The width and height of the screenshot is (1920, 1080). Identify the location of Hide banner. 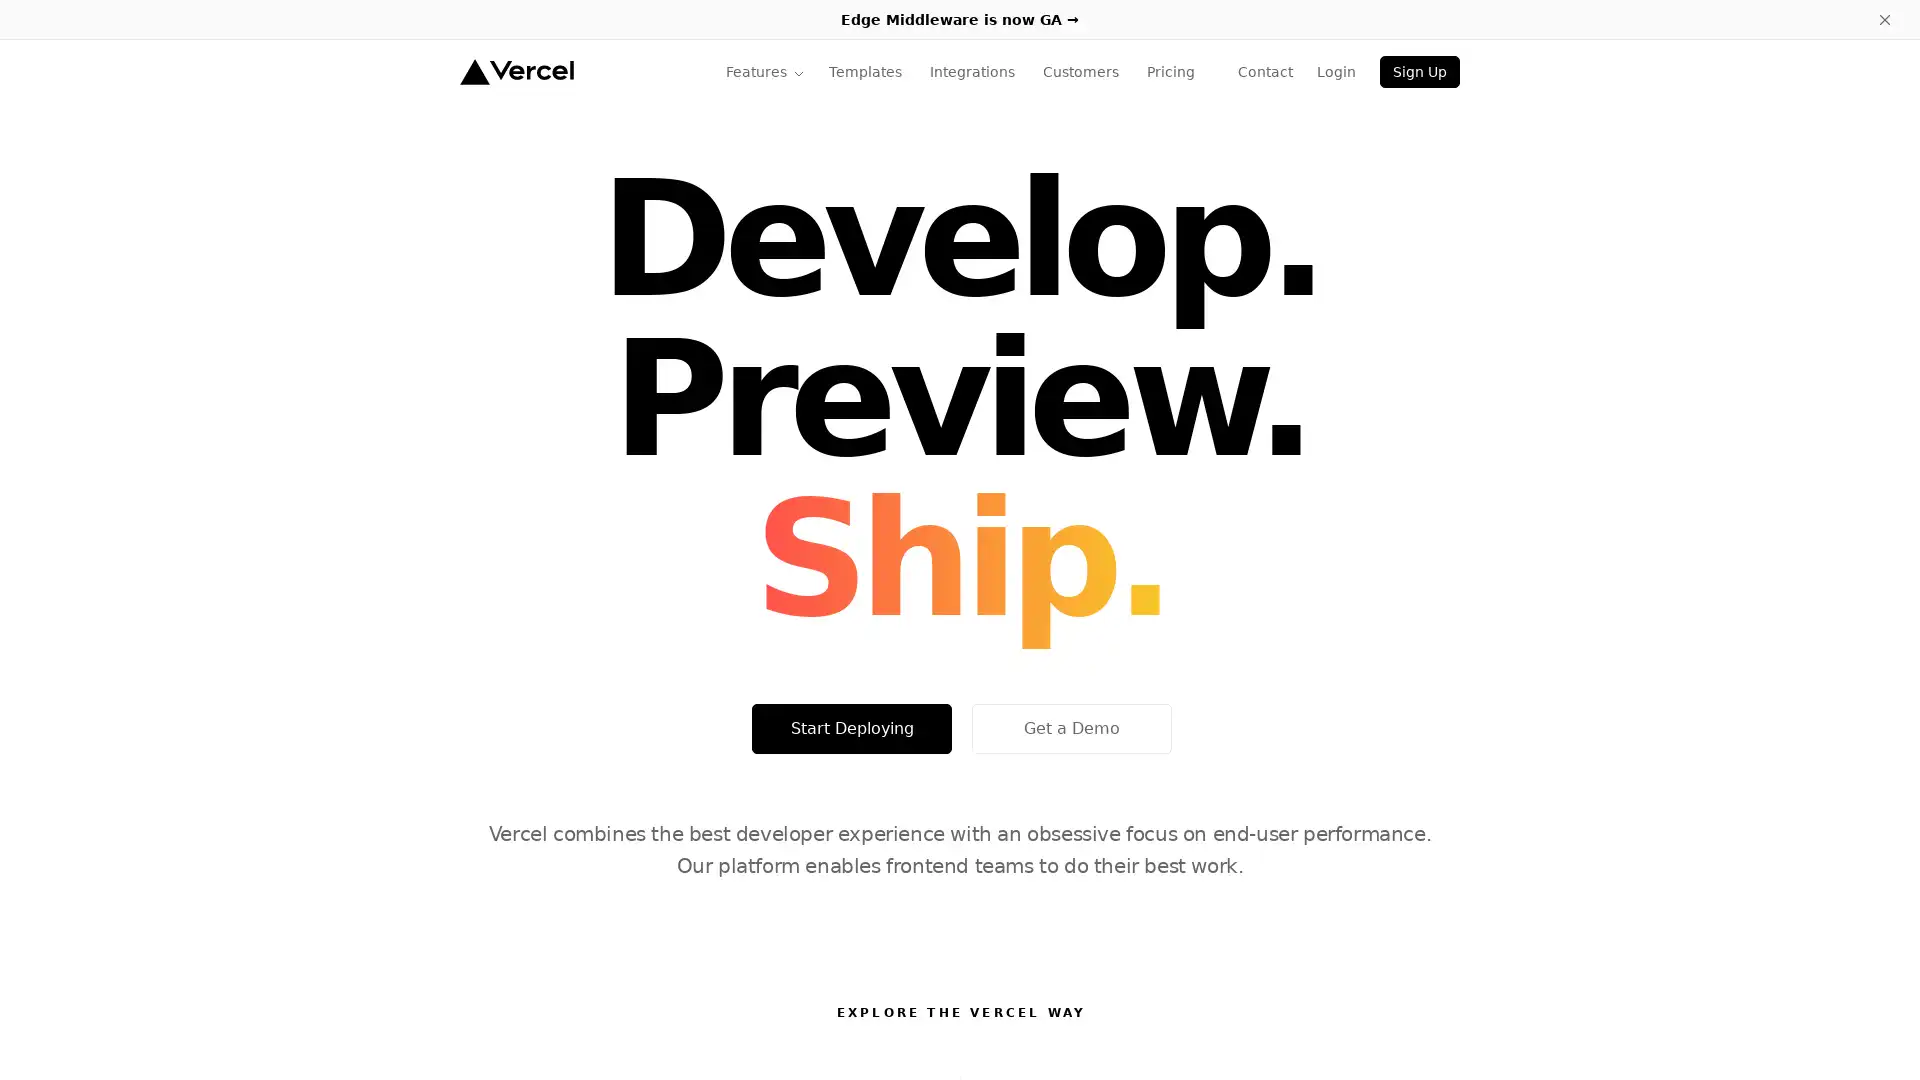
(1884, 19).